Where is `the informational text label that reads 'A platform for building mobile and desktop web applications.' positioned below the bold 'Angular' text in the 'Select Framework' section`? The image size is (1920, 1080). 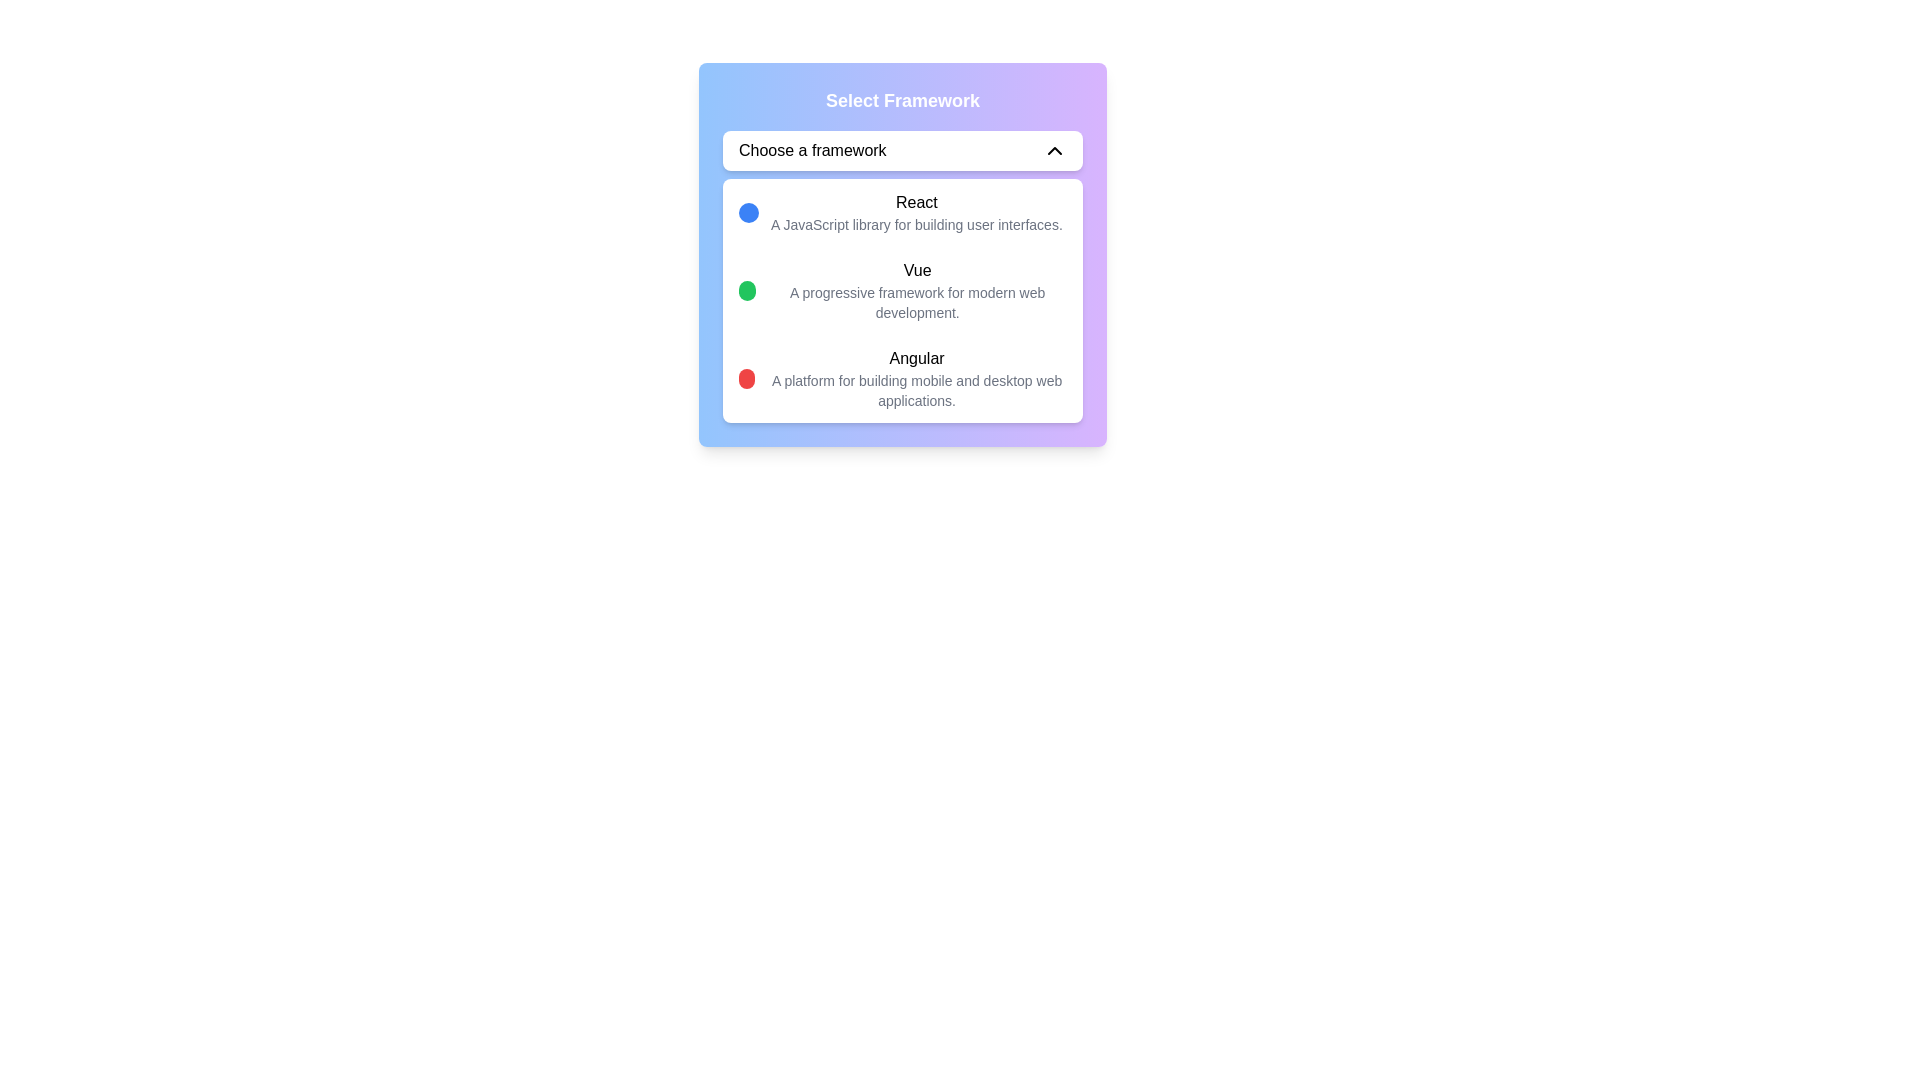 the informational text label that reads 'A platform for building mobile and desktop web applications.' positioned below the bold 'Angular' text in the 'Select Framework' section is located at coordinates (915, 390).